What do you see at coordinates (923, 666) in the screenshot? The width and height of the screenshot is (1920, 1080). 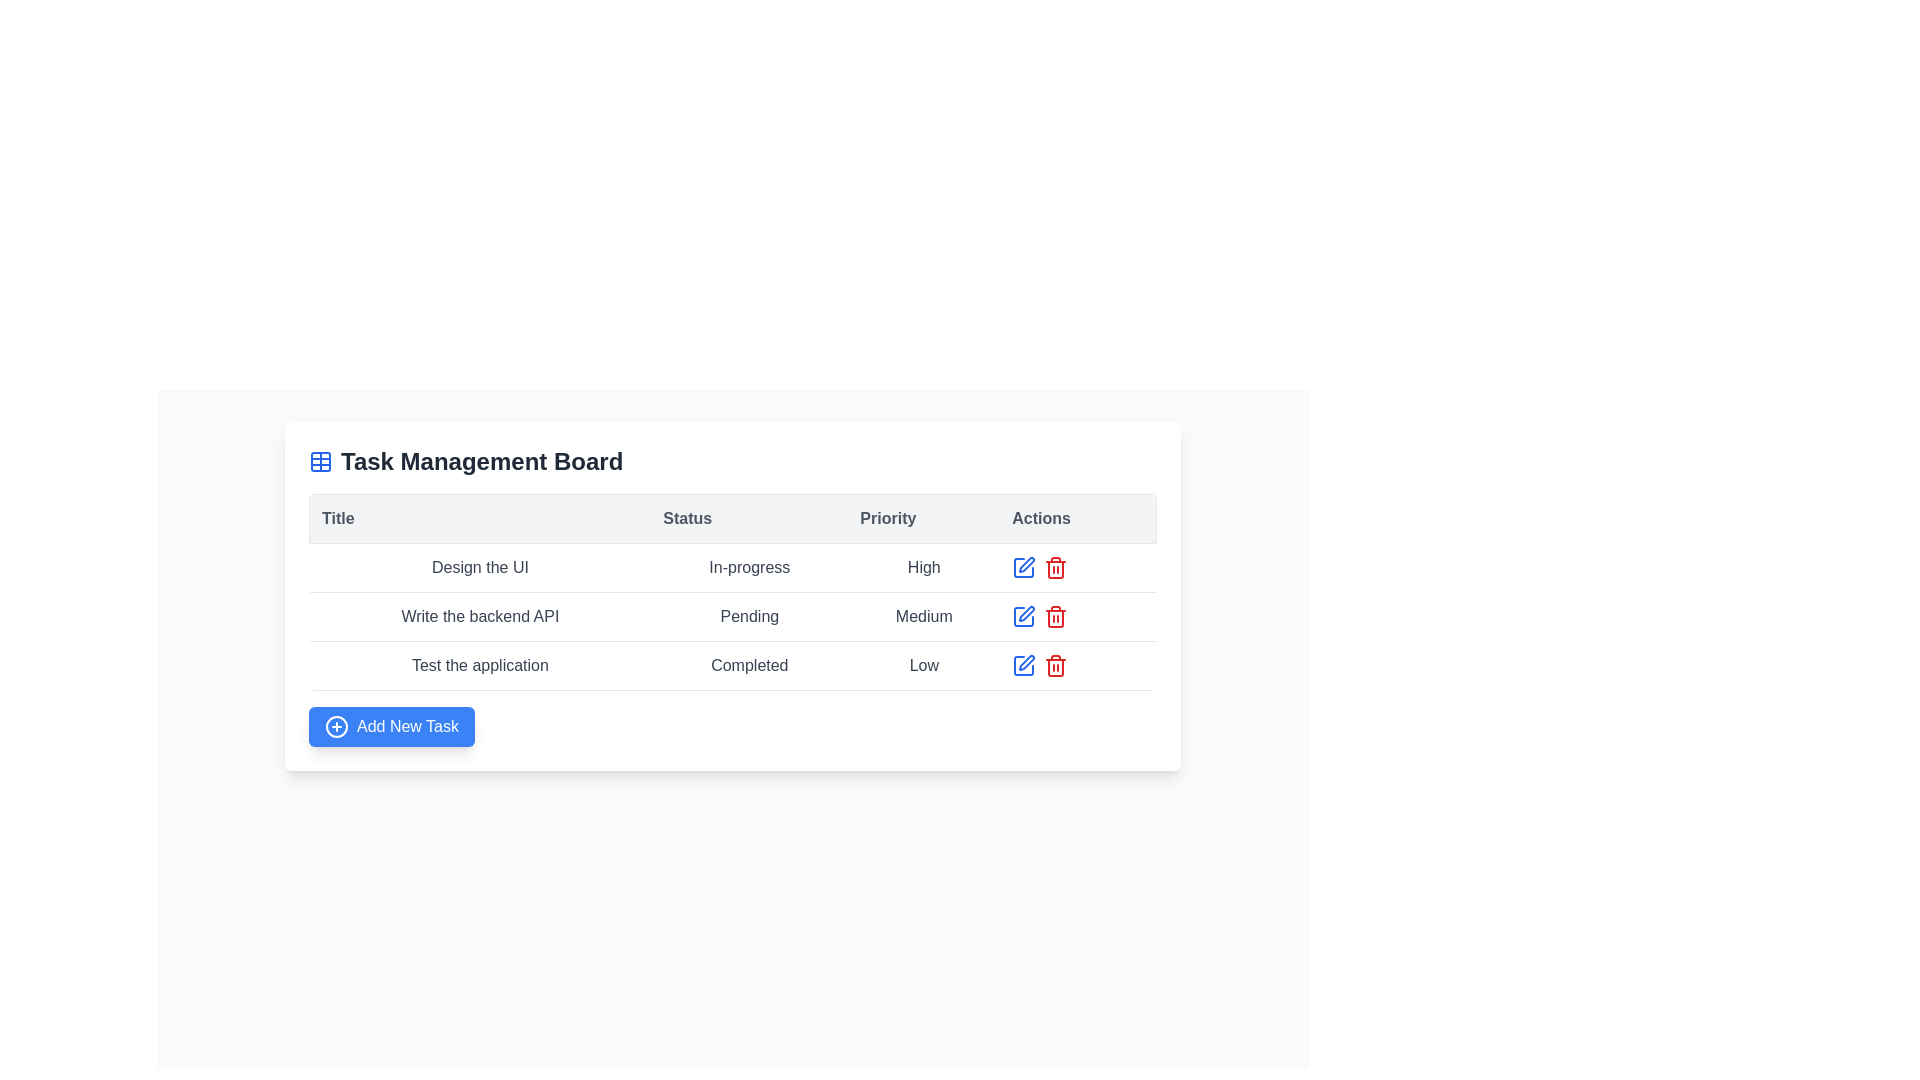 I see `text 'Low' from the Text label in the 'Priority' column of the task management board, which is the third item in that column and aligned under the 'Test the application' task row` at bounding box center [923, 666].